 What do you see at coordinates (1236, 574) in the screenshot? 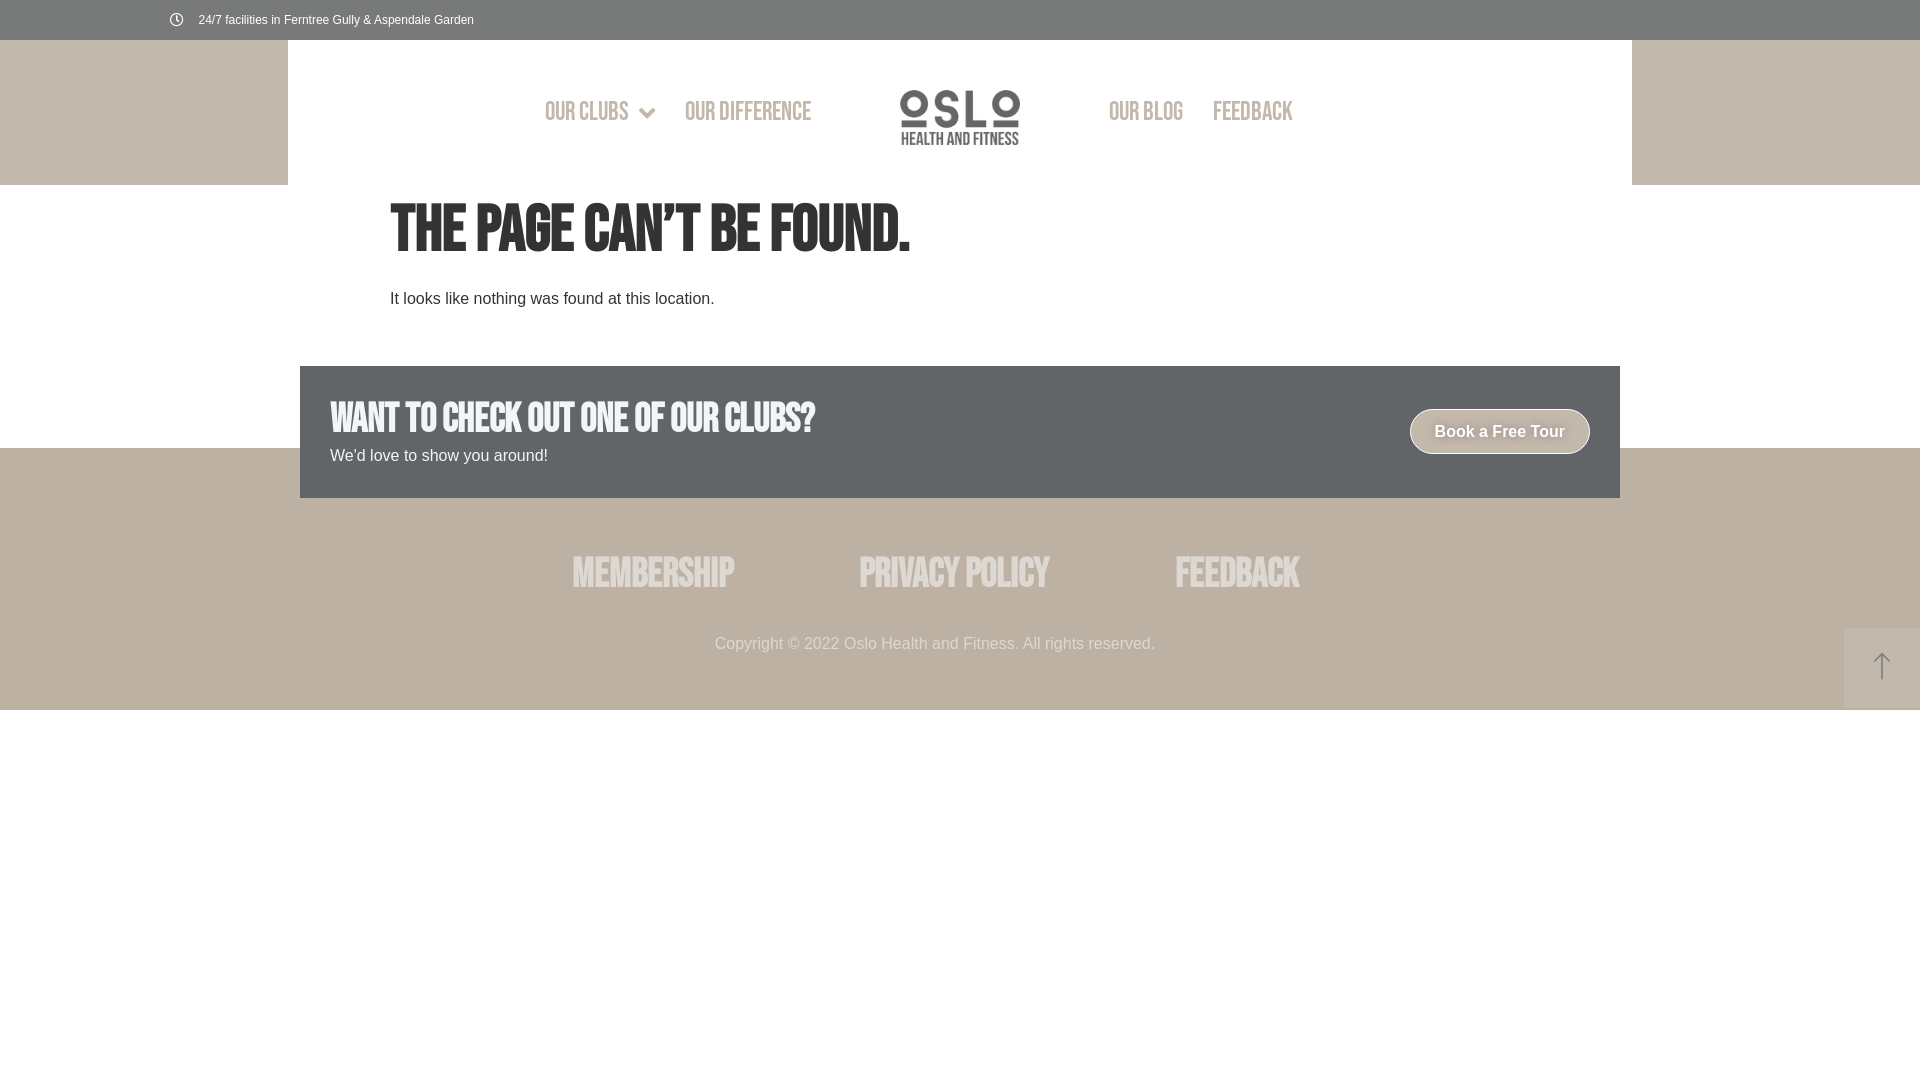
I see `'Feedback'` at bounding box center [1236, 574].